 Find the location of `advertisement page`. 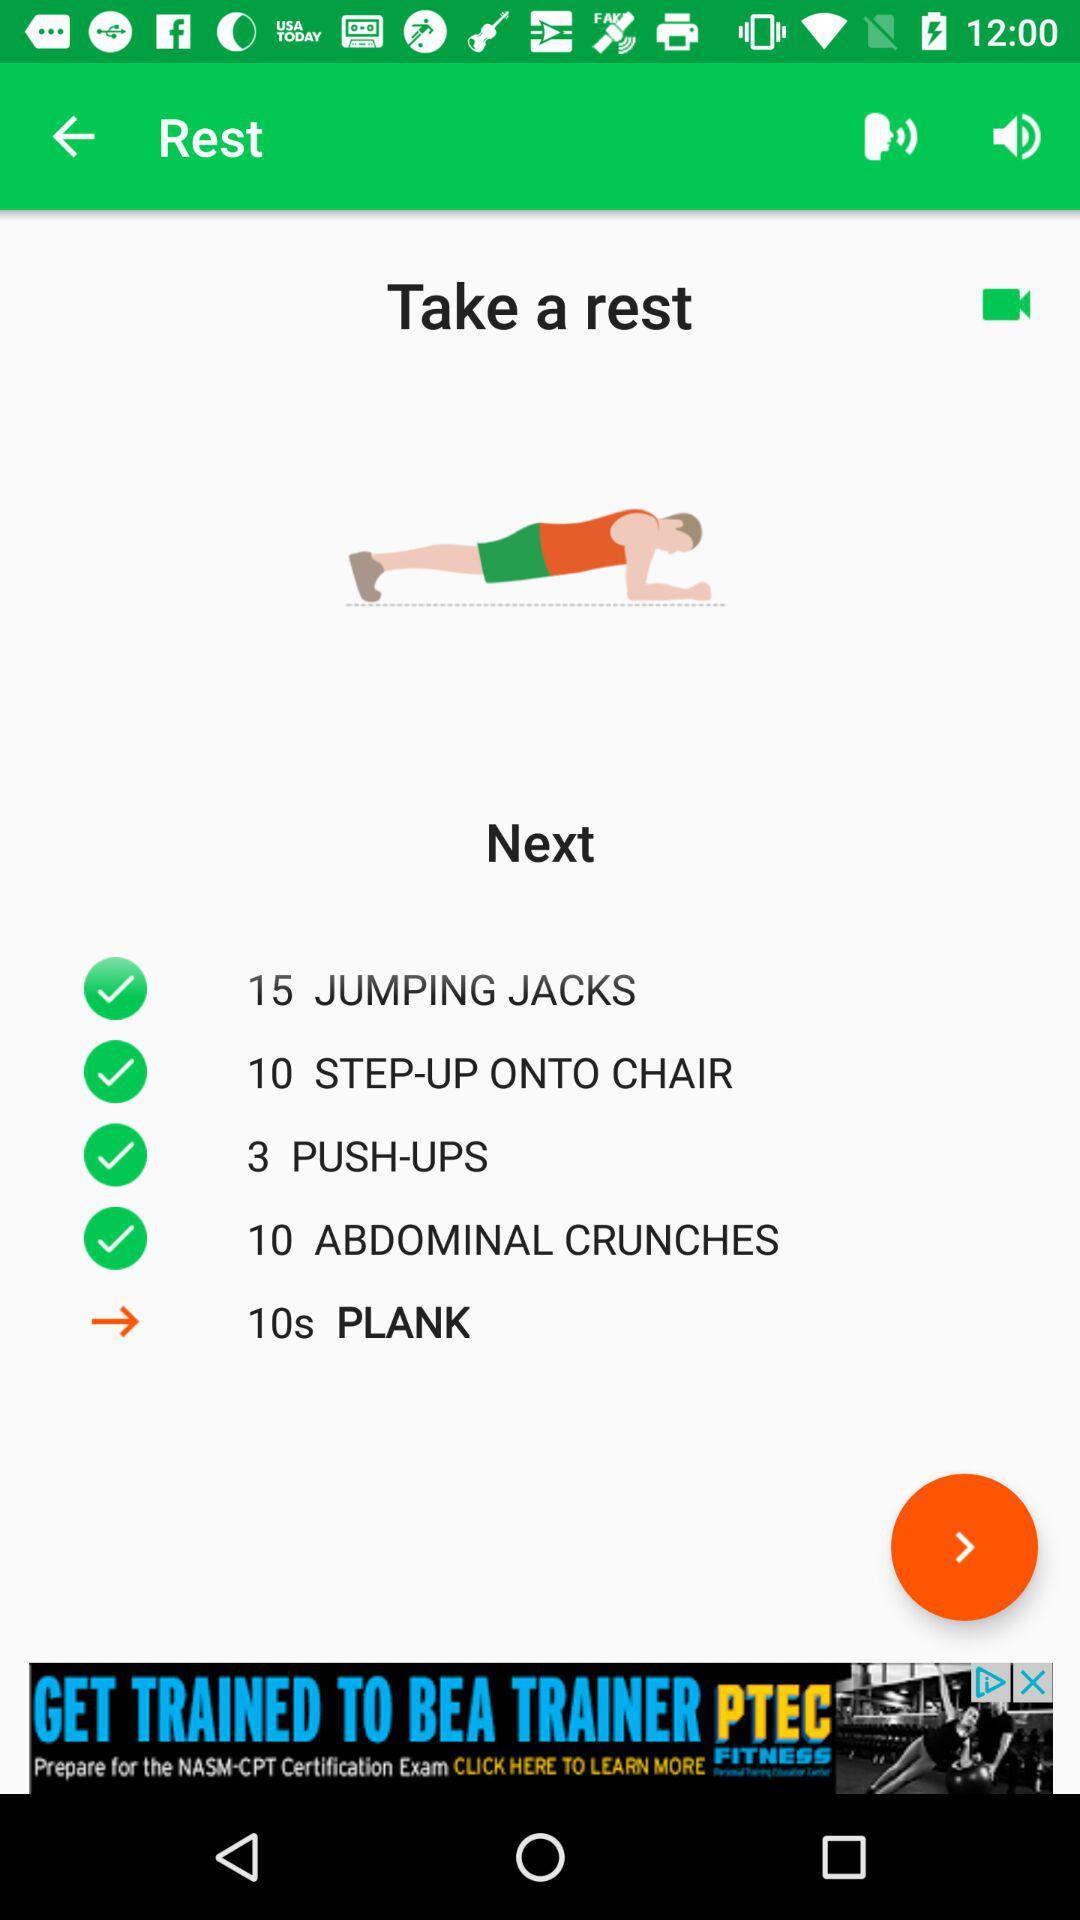

advertisement page is located at coordinates (540, 1727).